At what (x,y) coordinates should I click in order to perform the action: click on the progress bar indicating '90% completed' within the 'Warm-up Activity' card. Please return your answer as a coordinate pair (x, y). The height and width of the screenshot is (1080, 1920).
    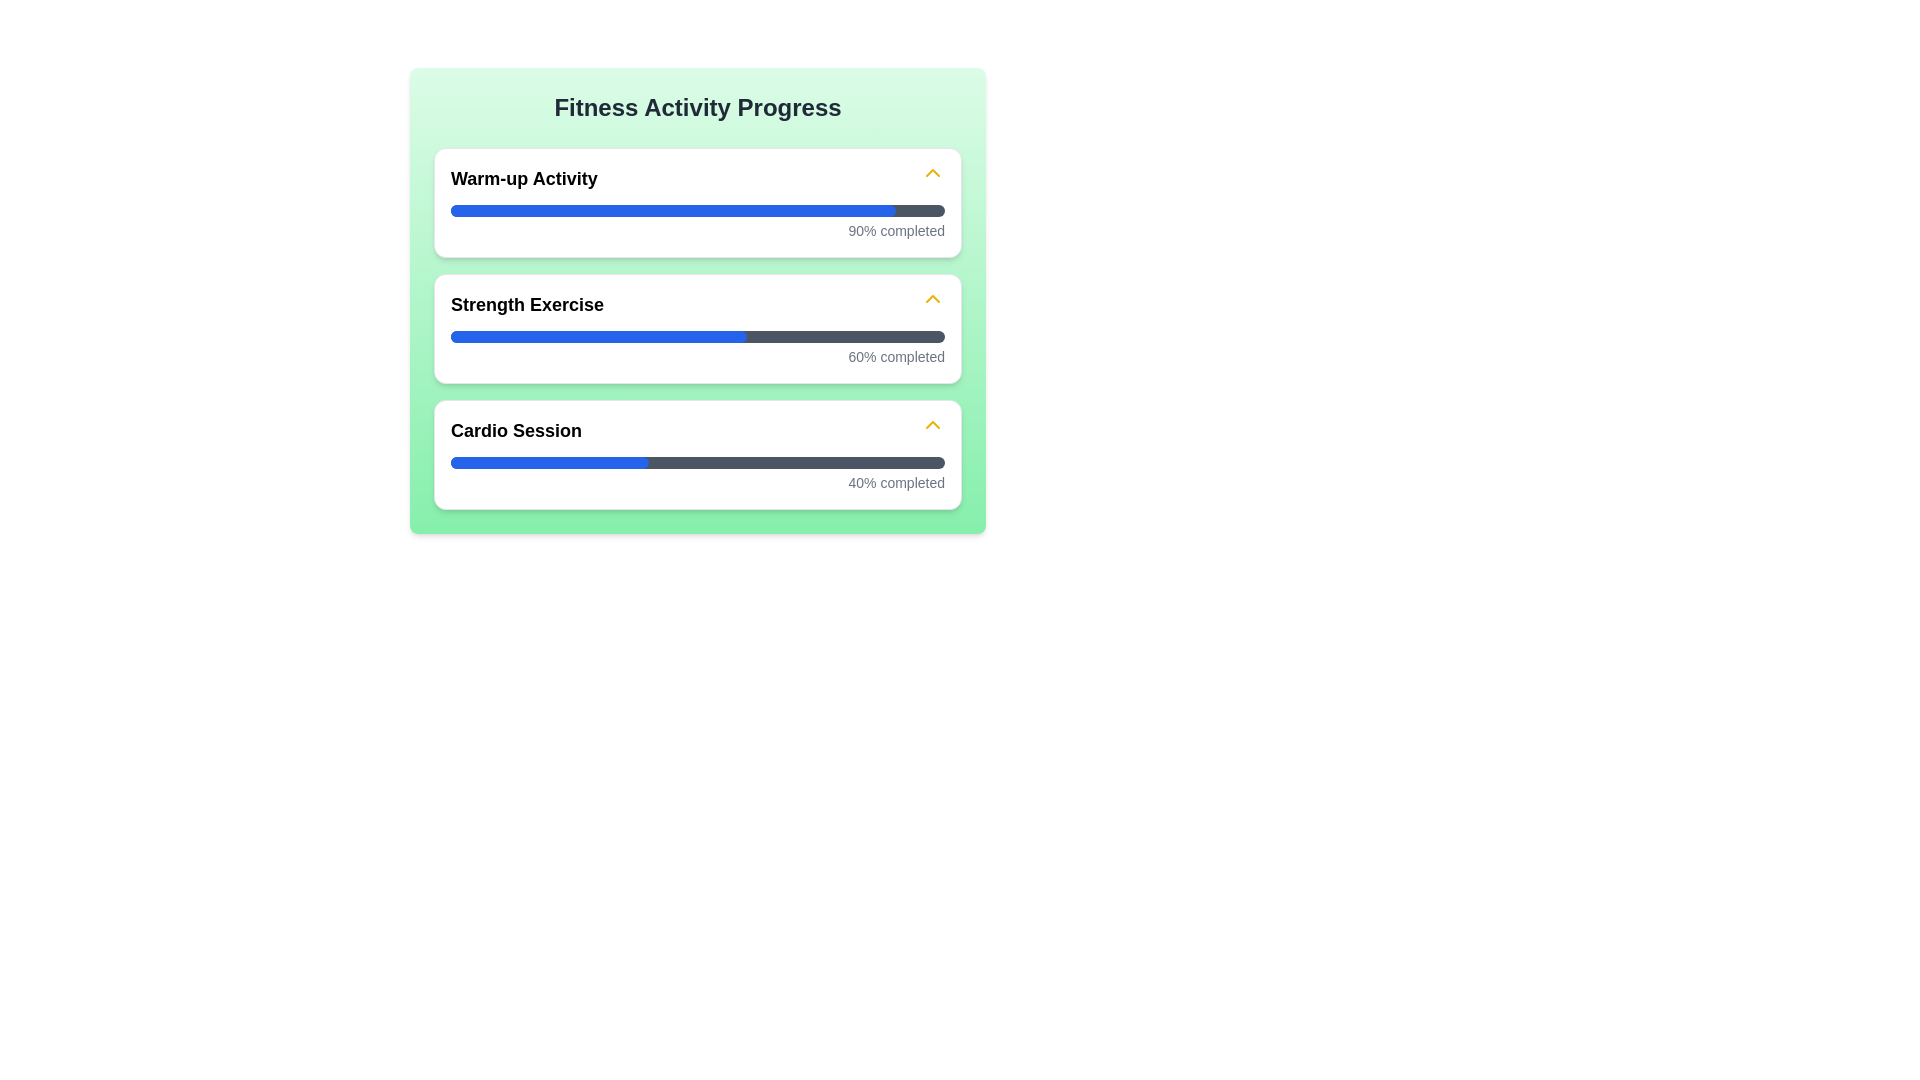
    Looking at the image, I should click on (697, 211).